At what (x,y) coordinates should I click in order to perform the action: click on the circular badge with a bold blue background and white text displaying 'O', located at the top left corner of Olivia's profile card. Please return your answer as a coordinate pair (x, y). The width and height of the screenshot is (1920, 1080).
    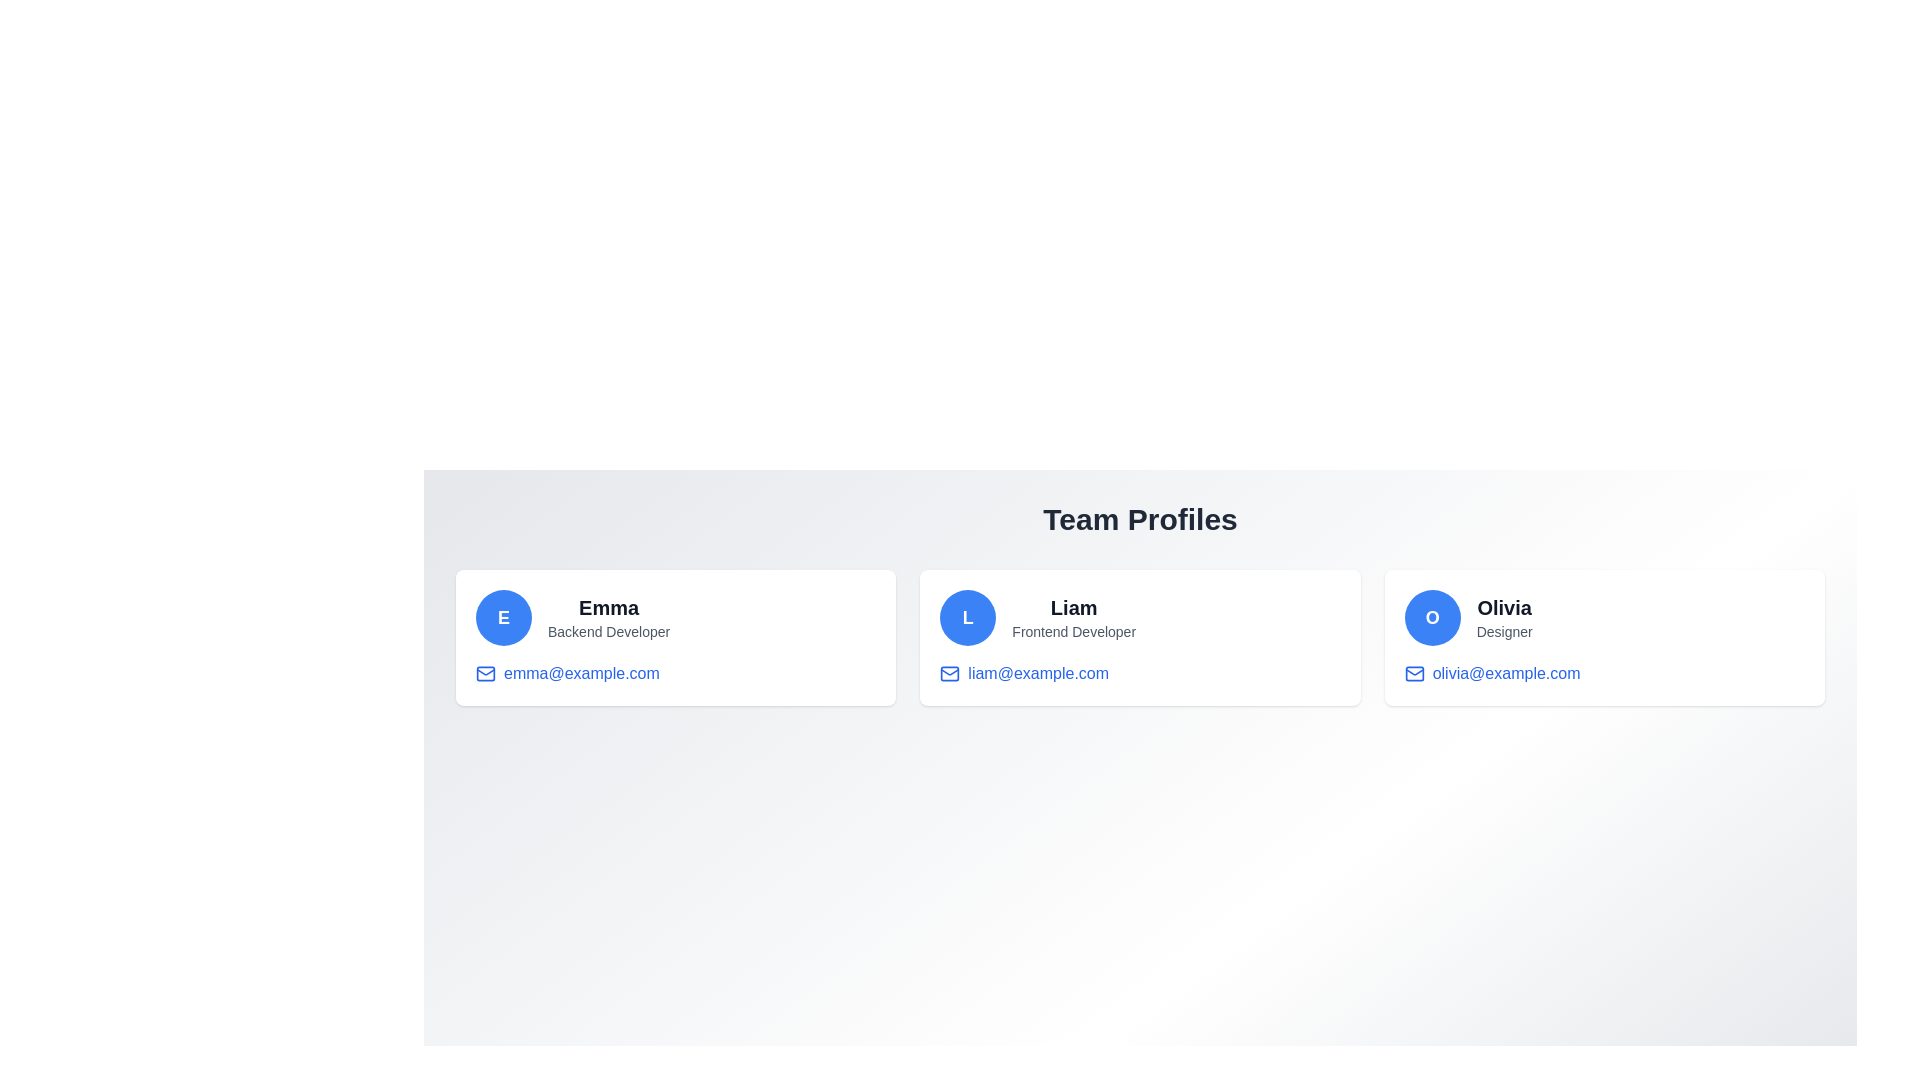
    Looking at the image, I should click on (1431, 616).